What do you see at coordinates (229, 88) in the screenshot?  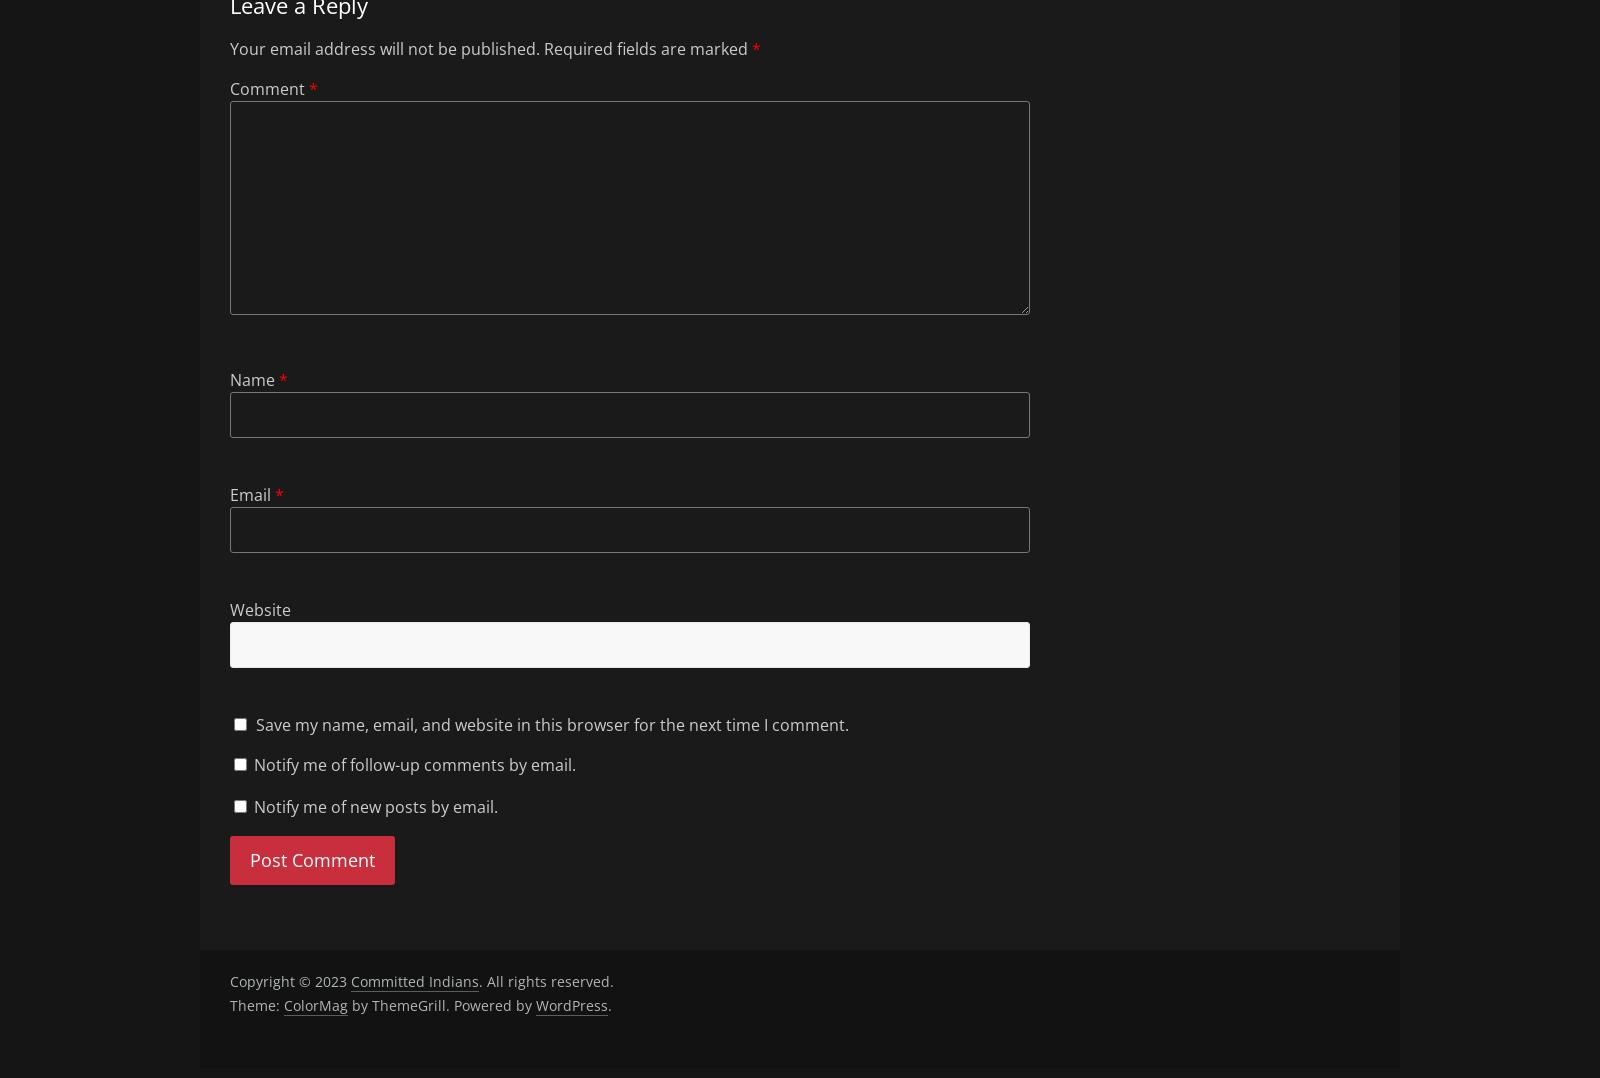 I see `'Comment'` at bounding box center [229, 88].